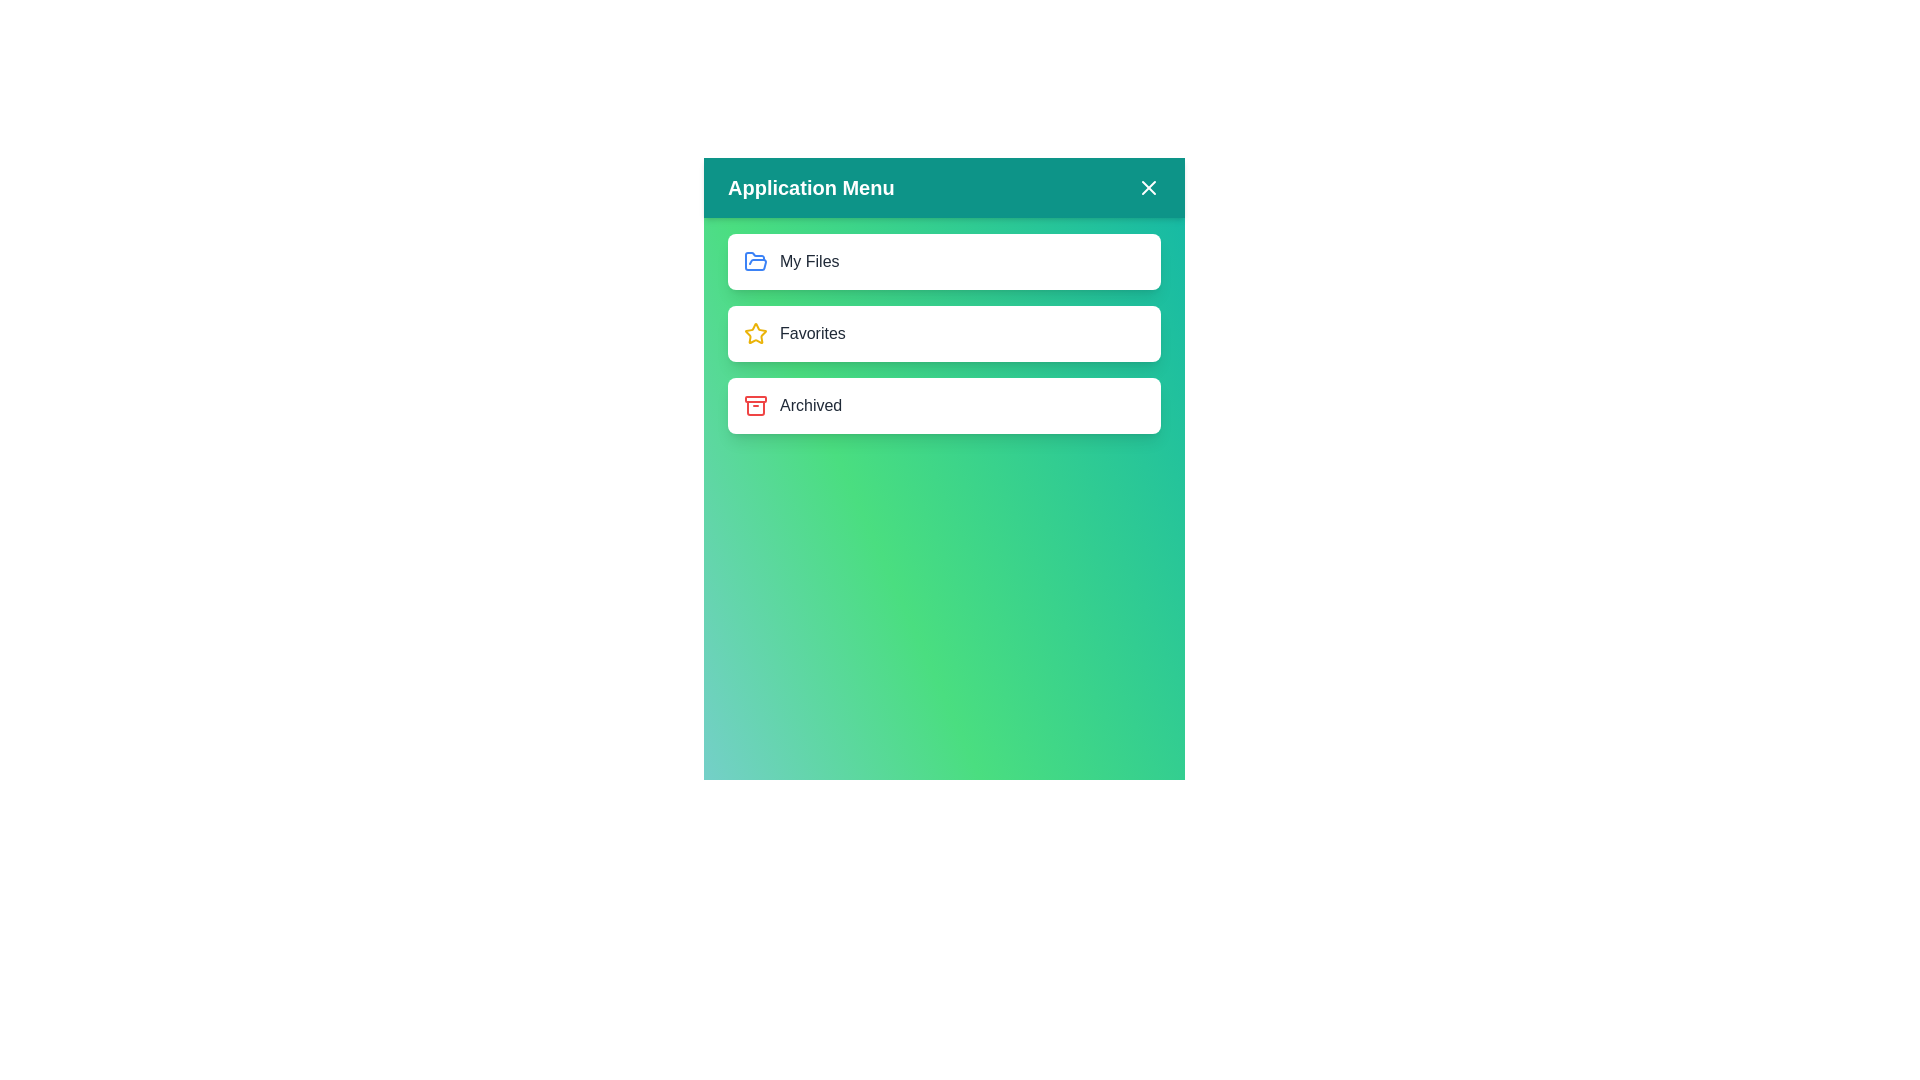  What do you see at coordinates (754, 261) in the screenshot?
I see `the icon of the menu item My Files` at bounding box center [754, 261].